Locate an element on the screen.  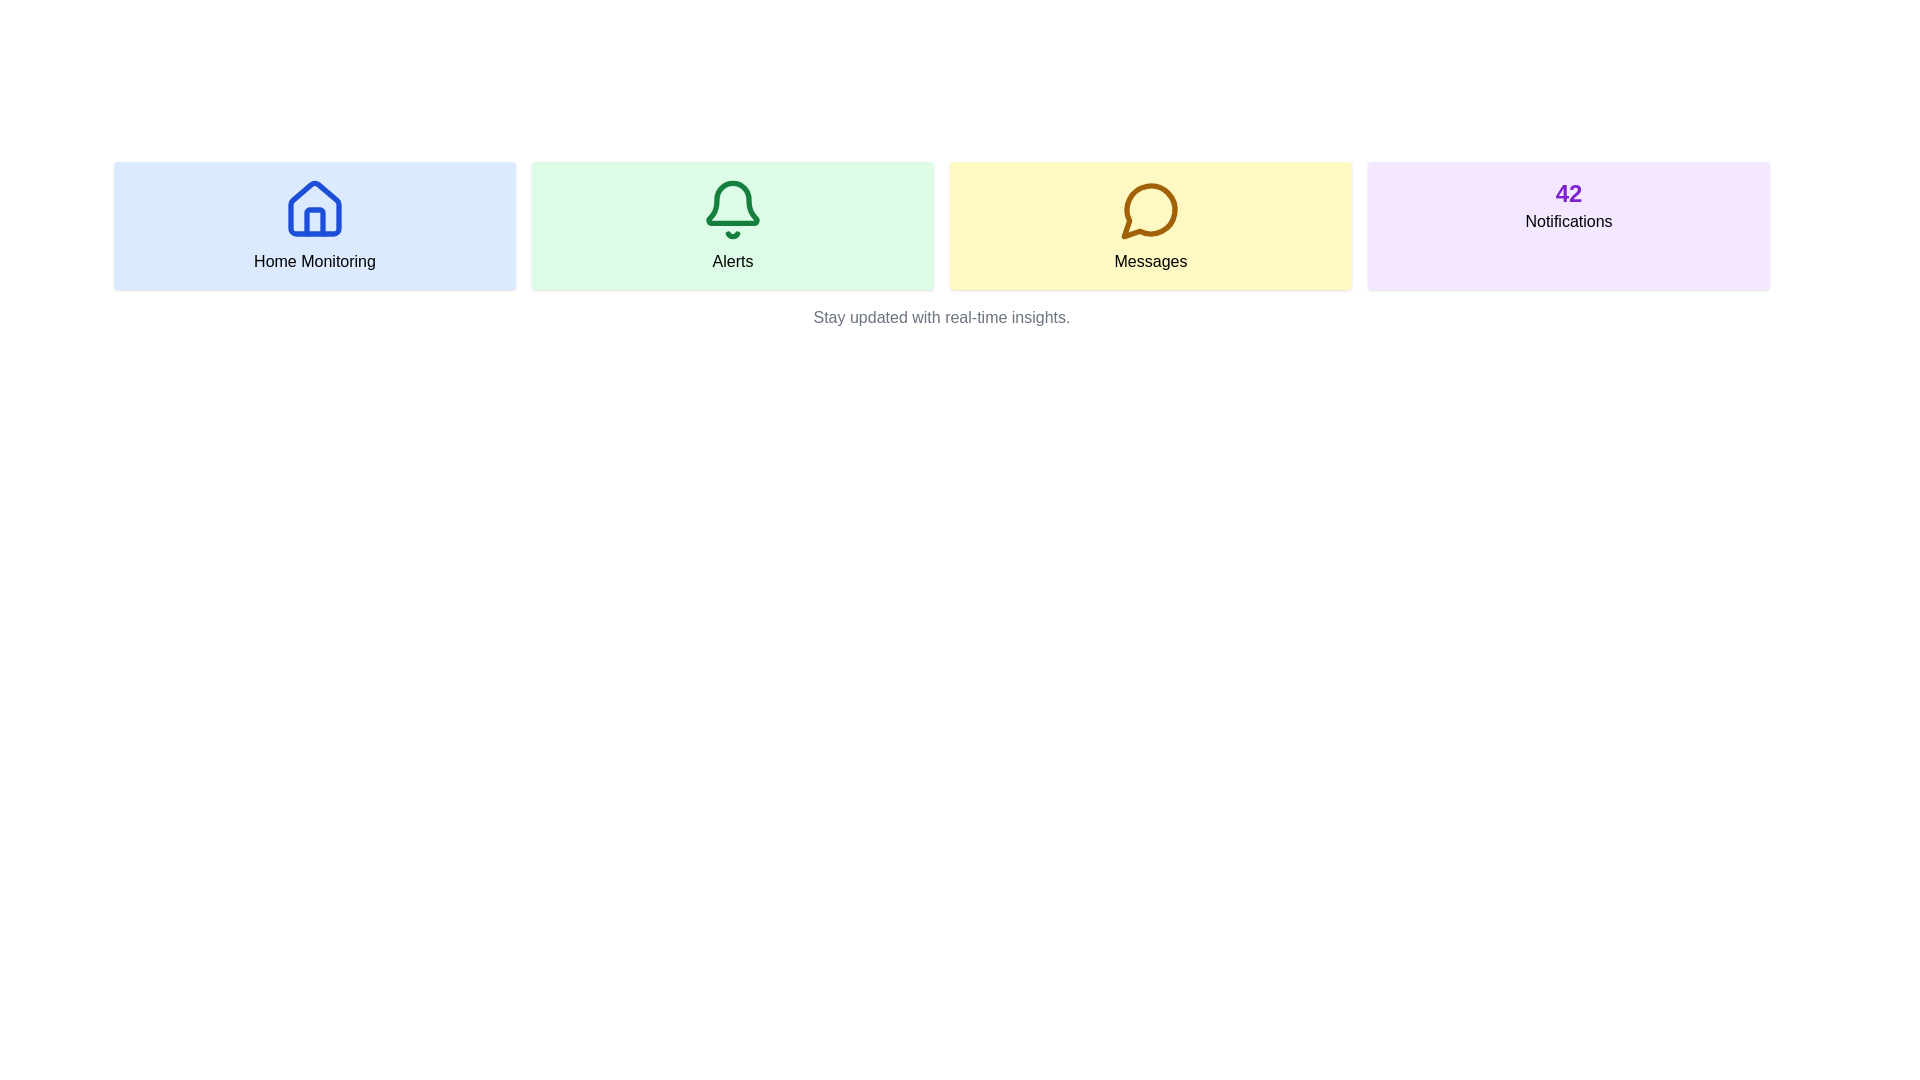
the upper half of the bell-shaped notification icon in the Alerts section, which is styled with thin lines and no fill is located at coordinates (732, 203).